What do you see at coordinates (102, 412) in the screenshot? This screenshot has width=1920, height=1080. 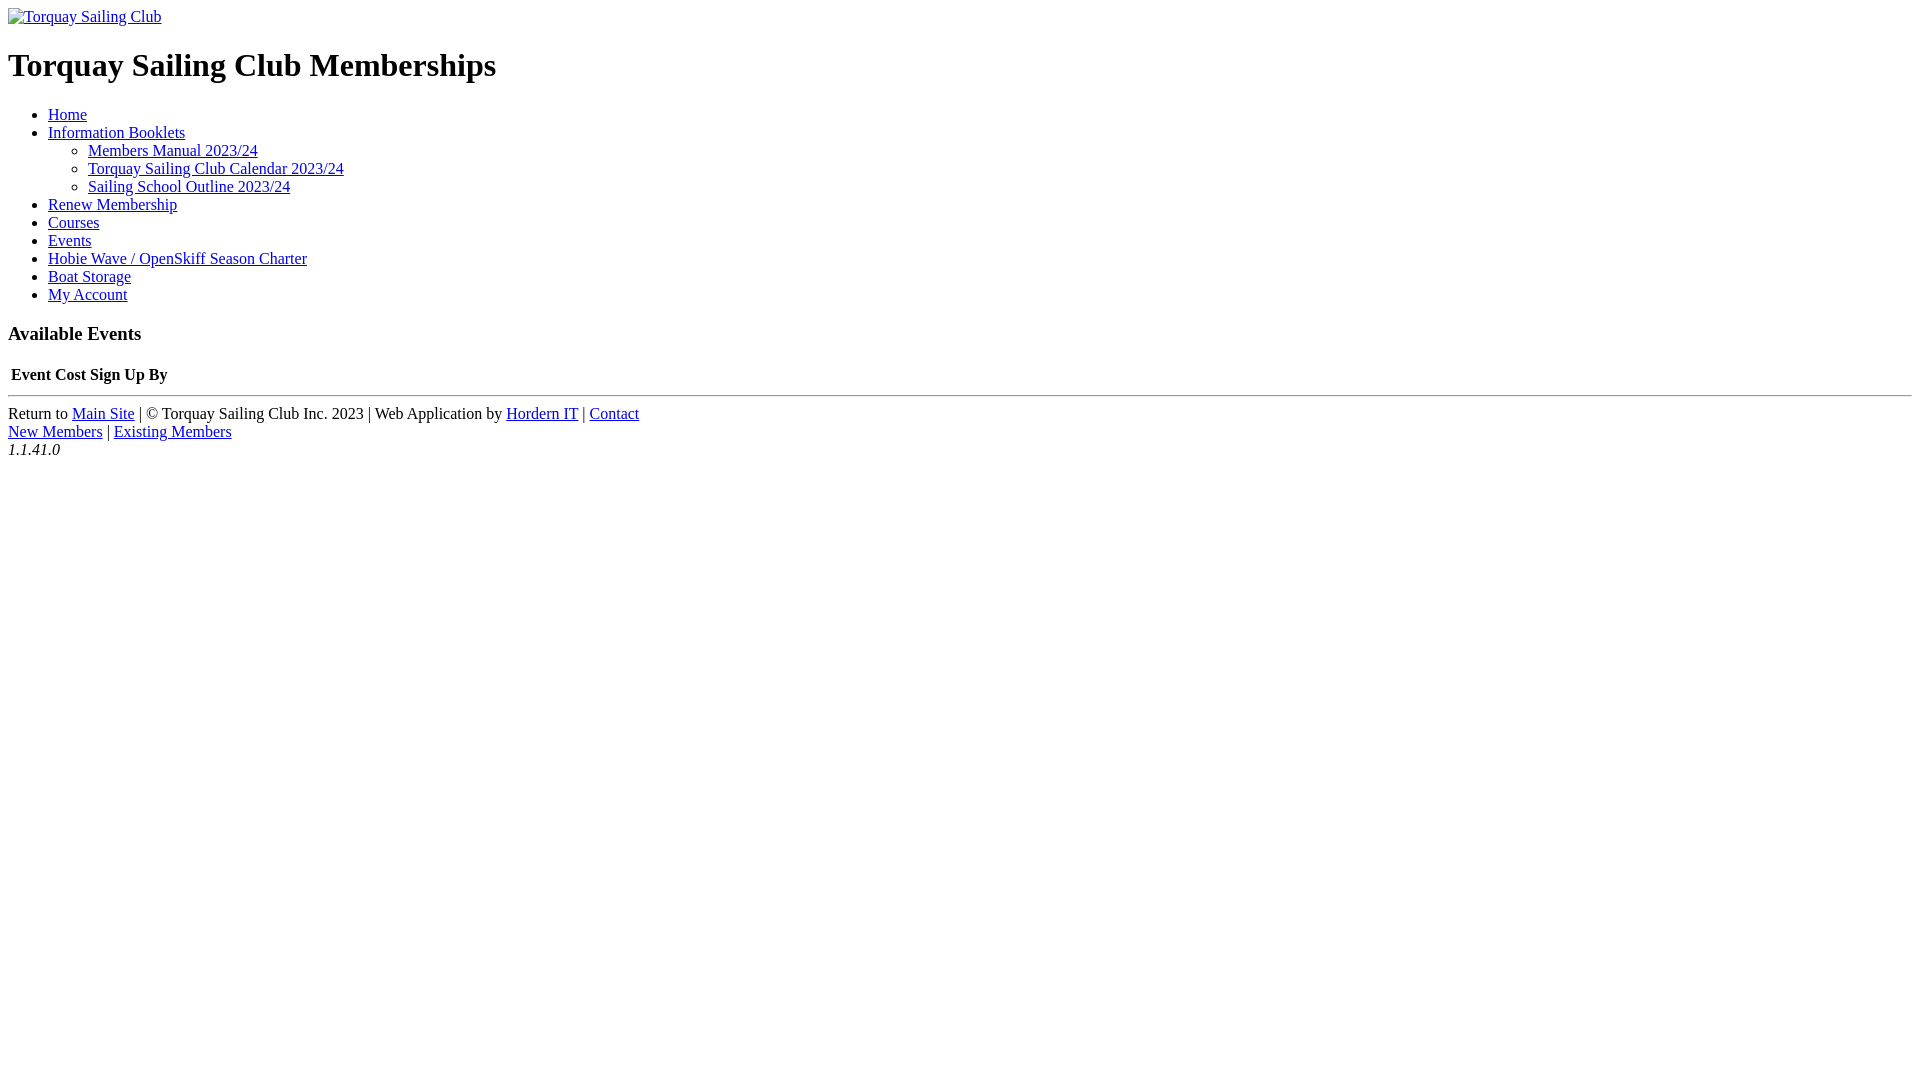 I see `'Main Site'` at bounding box center [102, 412].